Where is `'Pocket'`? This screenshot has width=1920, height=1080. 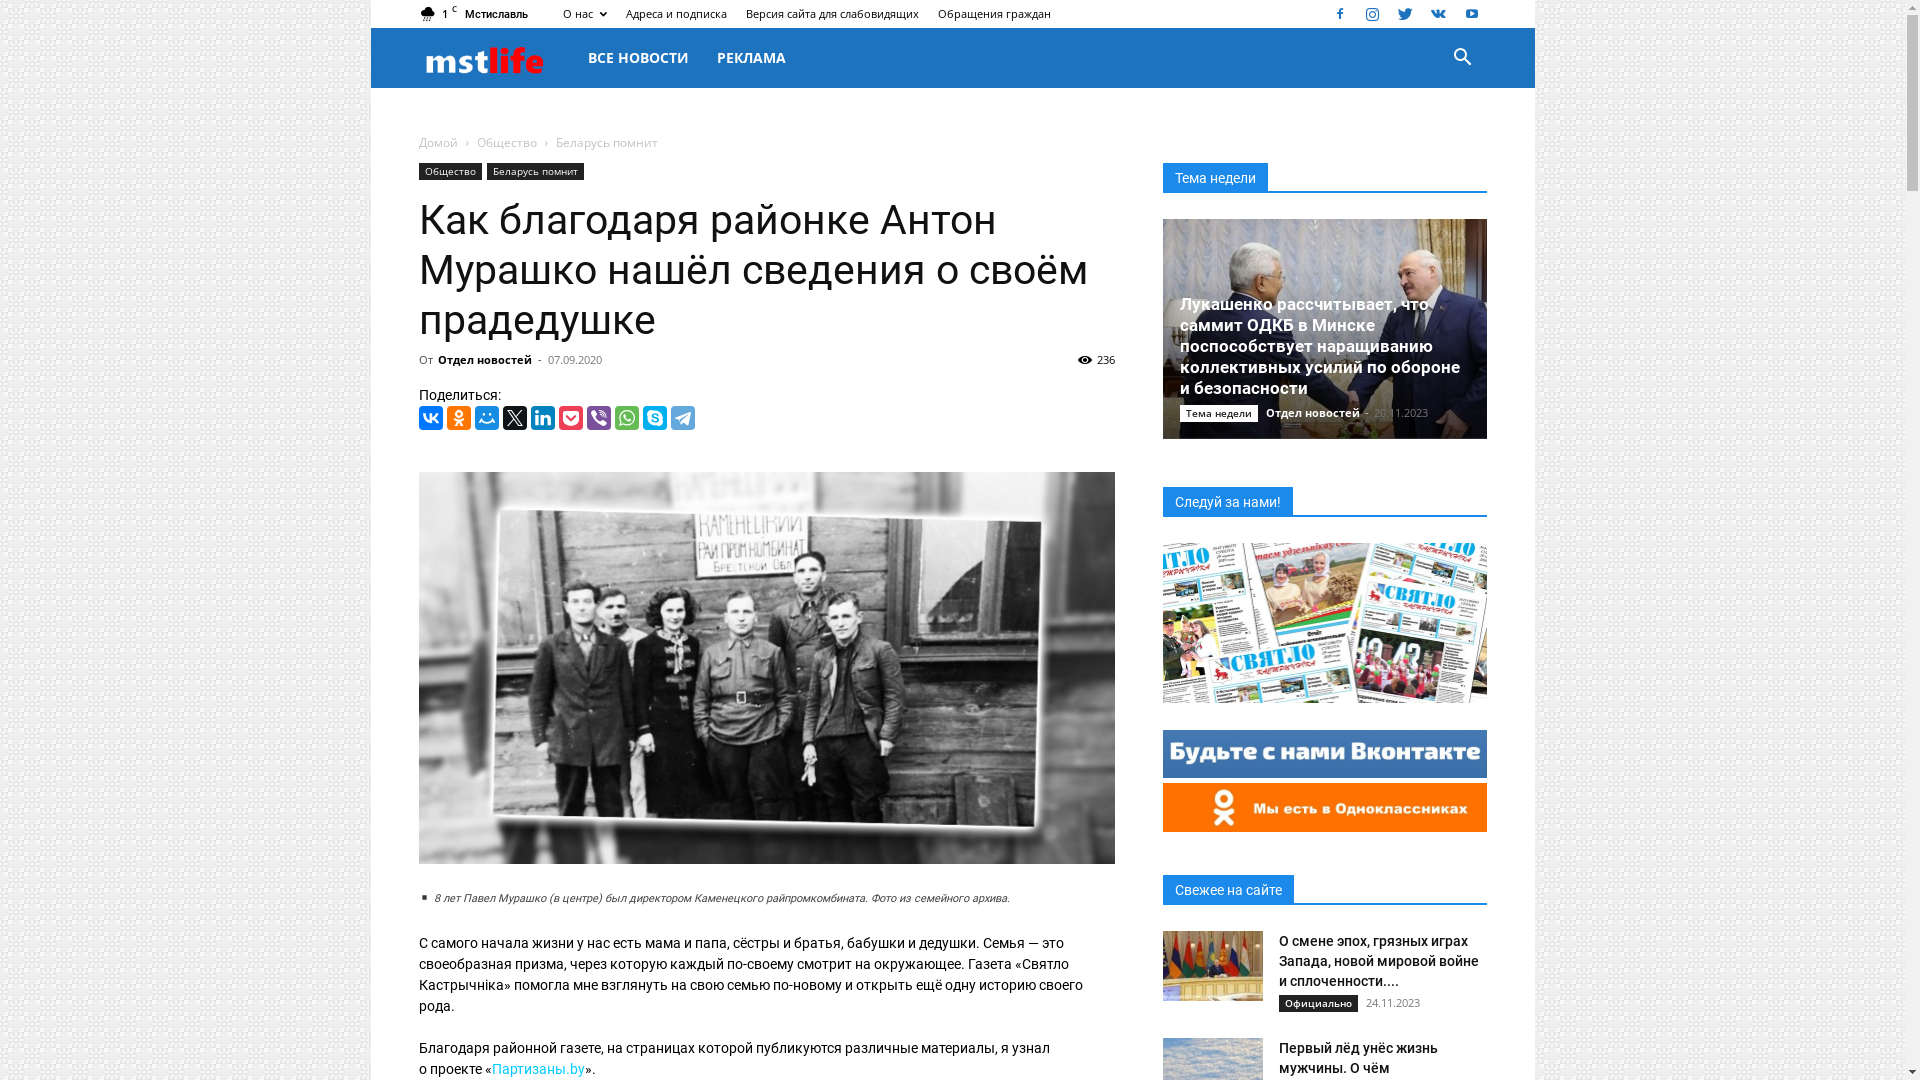 'Pocket' is located at coordinates (569, 416).